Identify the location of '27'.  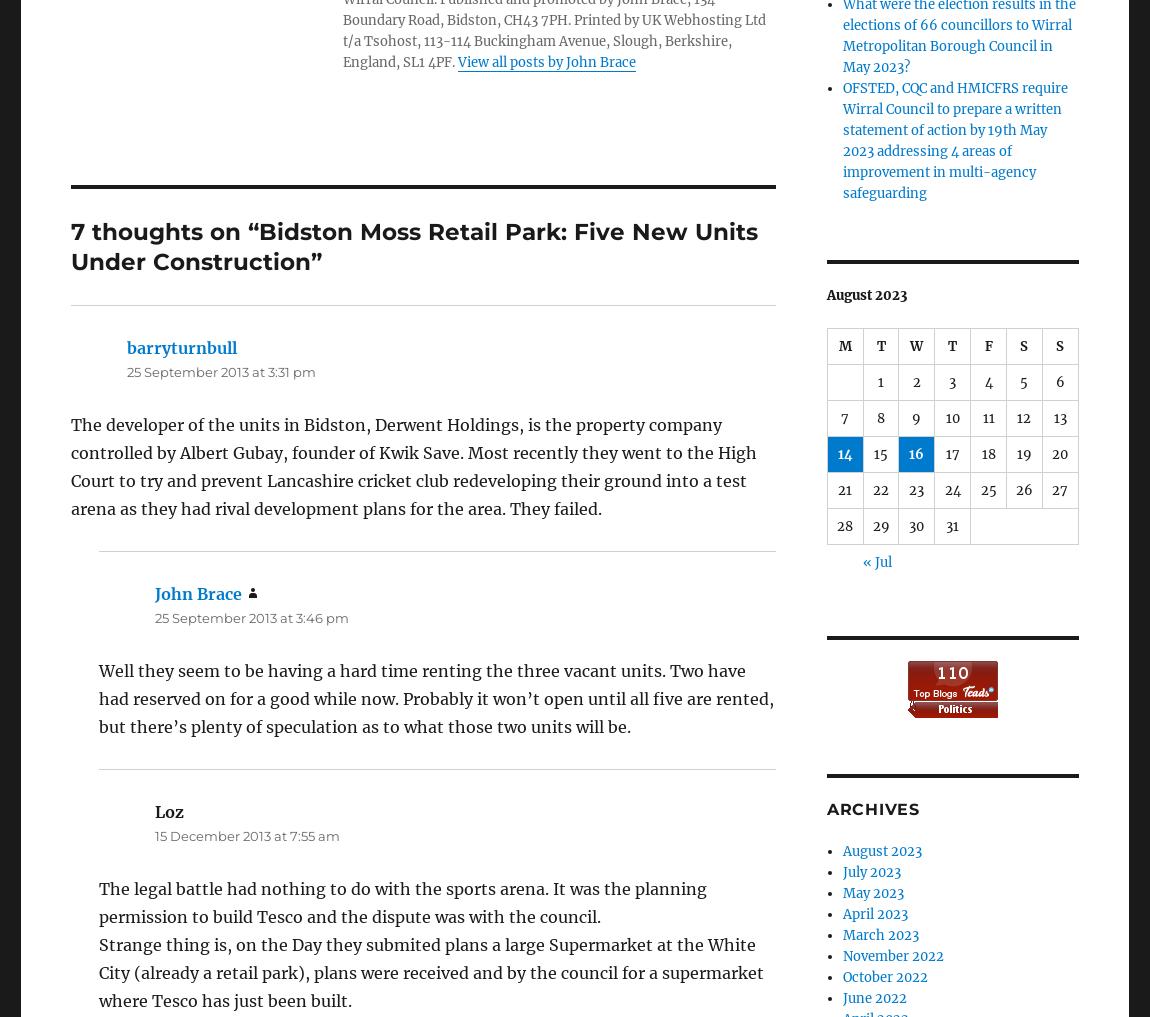
(1059, 489).